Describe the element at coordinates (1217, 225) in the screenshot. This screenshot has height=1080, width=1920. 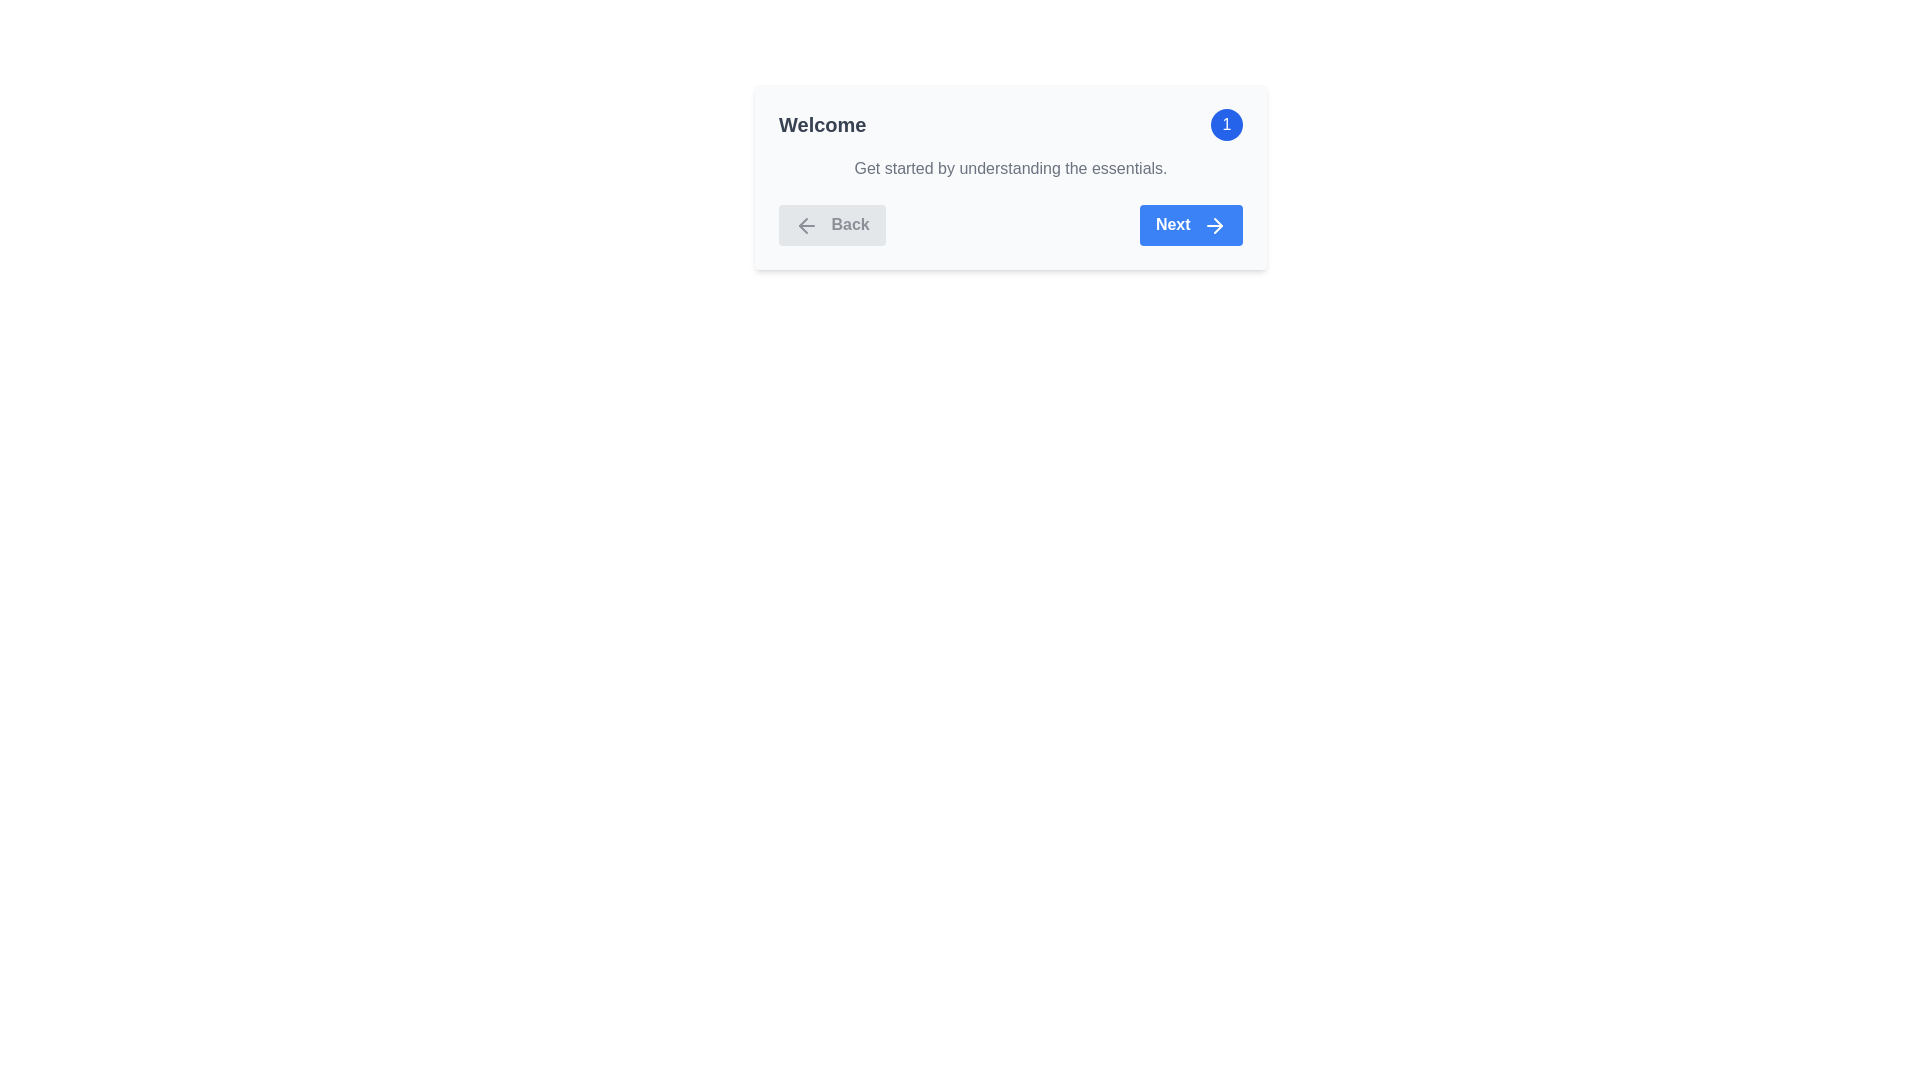
I see `the 'Next' button, which features a graphic arrowhead indicating progression, located in the bottom-right section of the onboarding card` at that location.